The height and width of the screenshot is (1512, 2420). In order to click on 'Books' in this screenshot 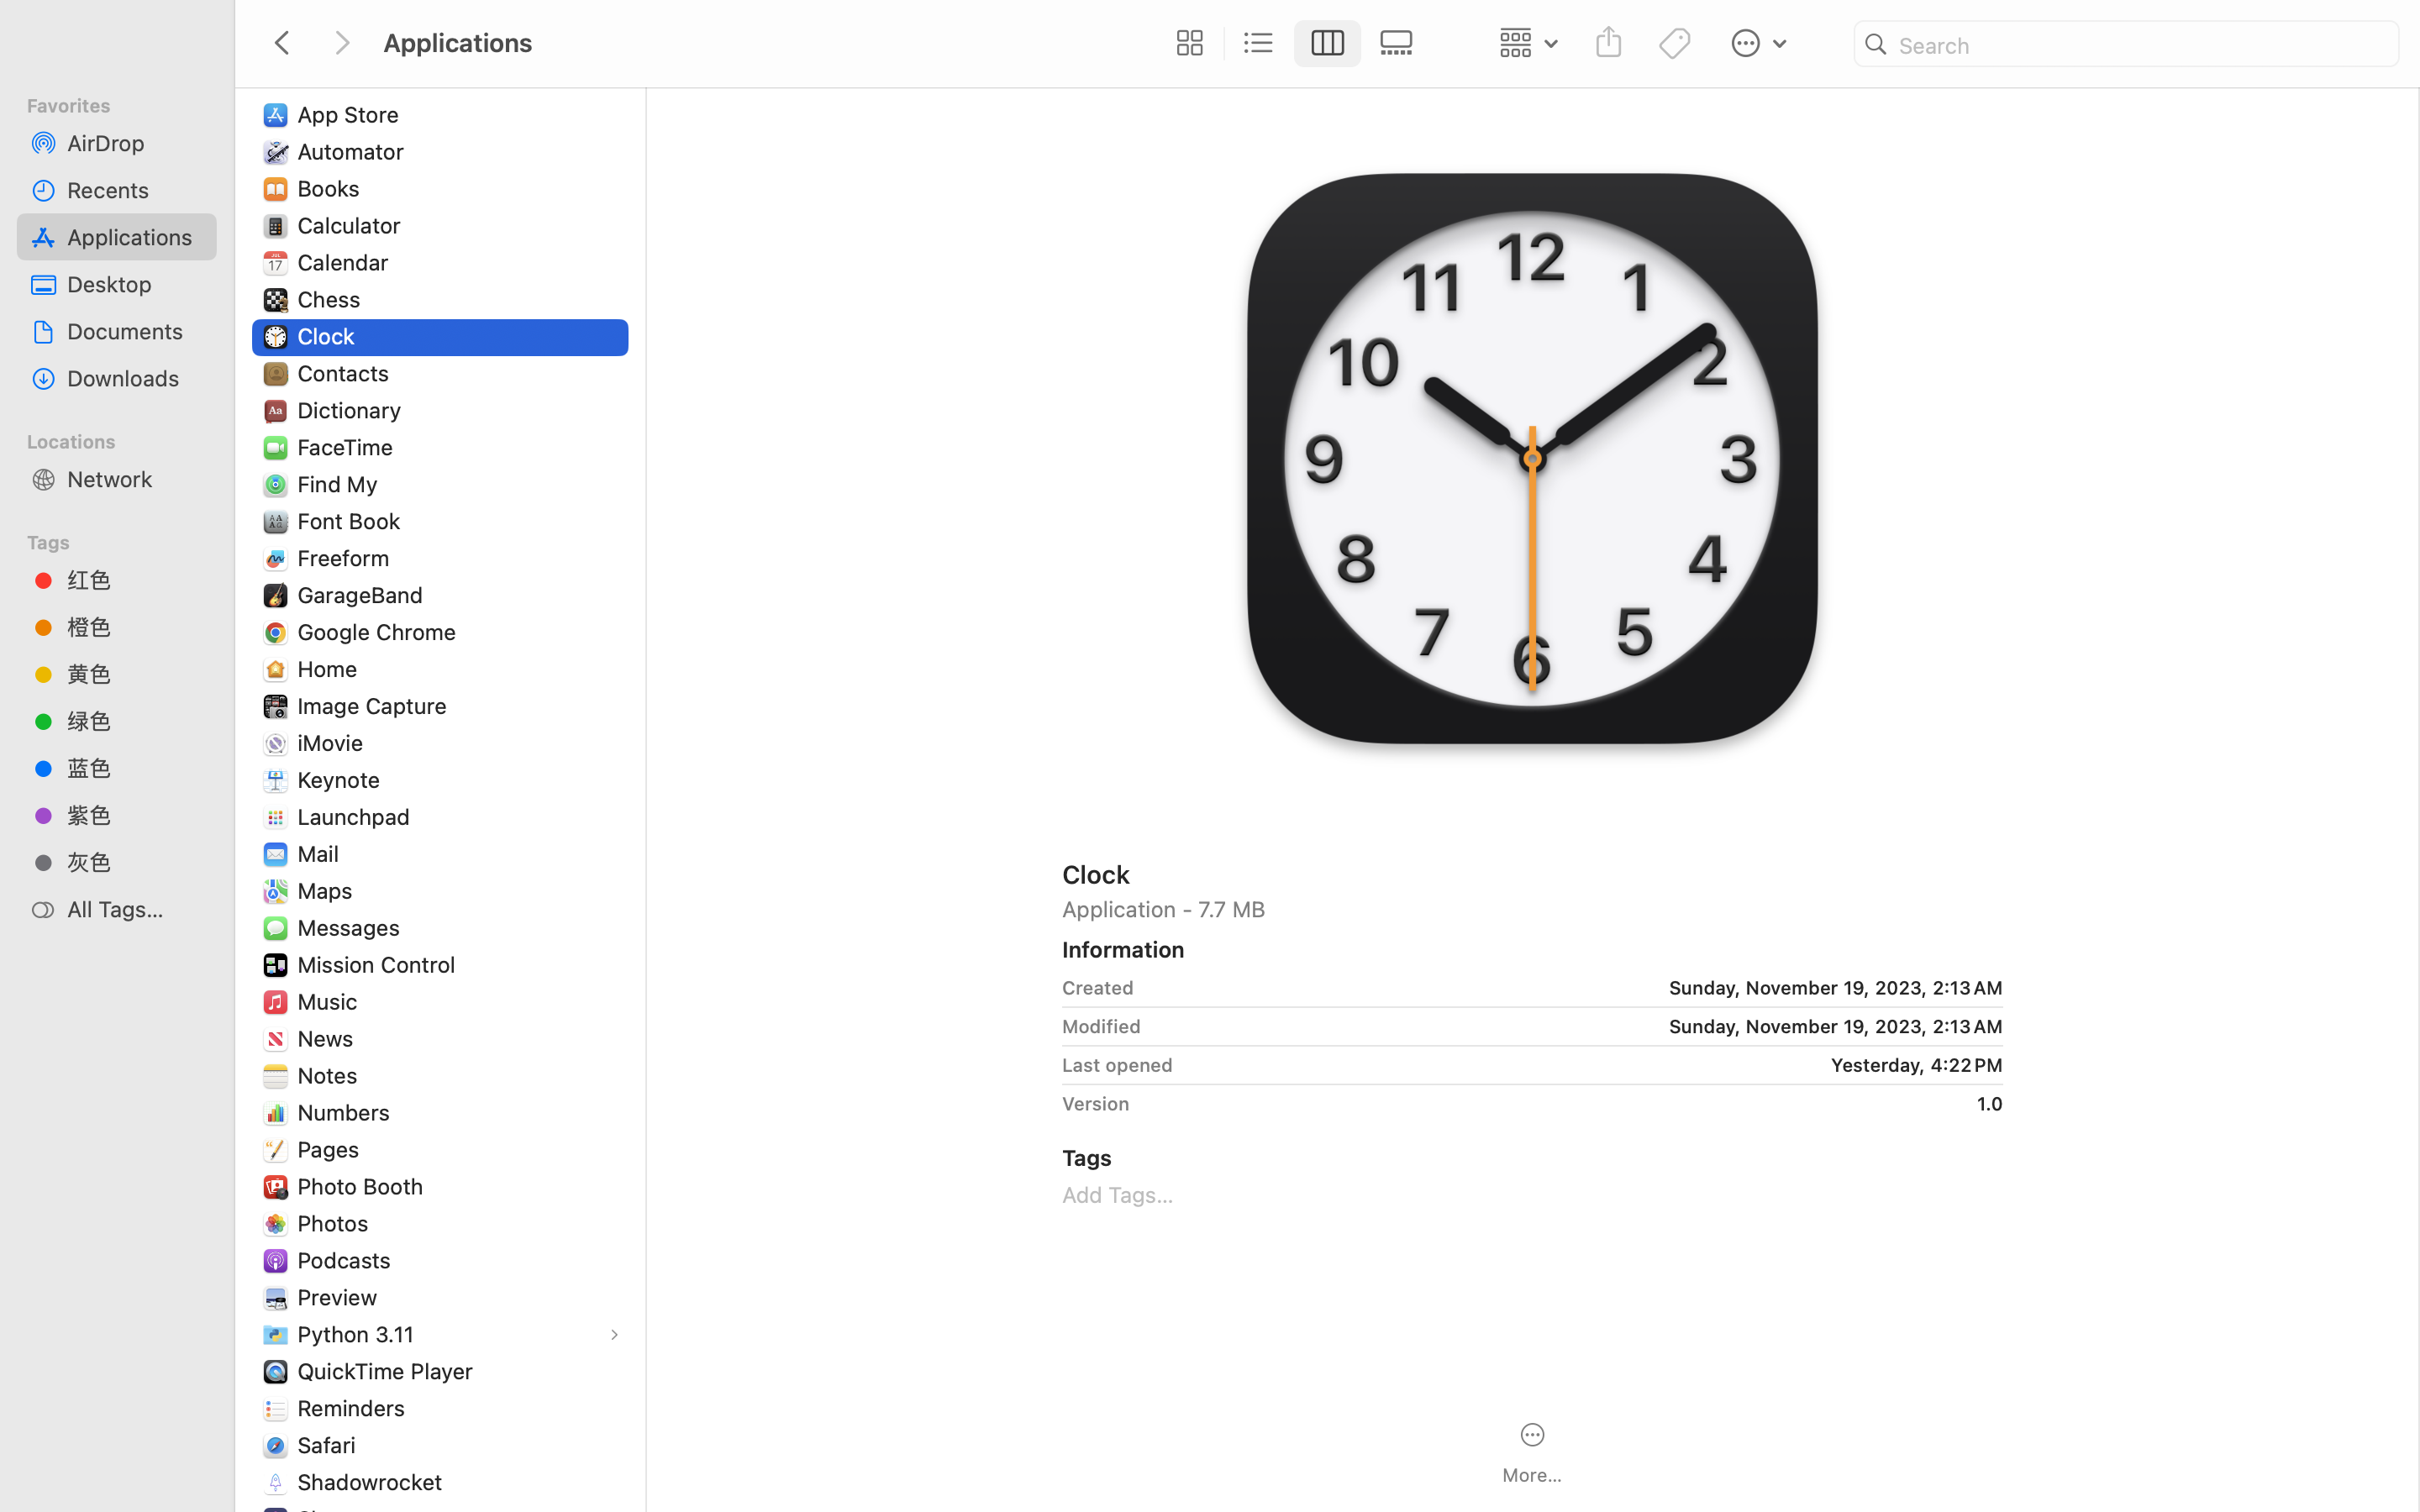, I will do `click(333, 187)`.